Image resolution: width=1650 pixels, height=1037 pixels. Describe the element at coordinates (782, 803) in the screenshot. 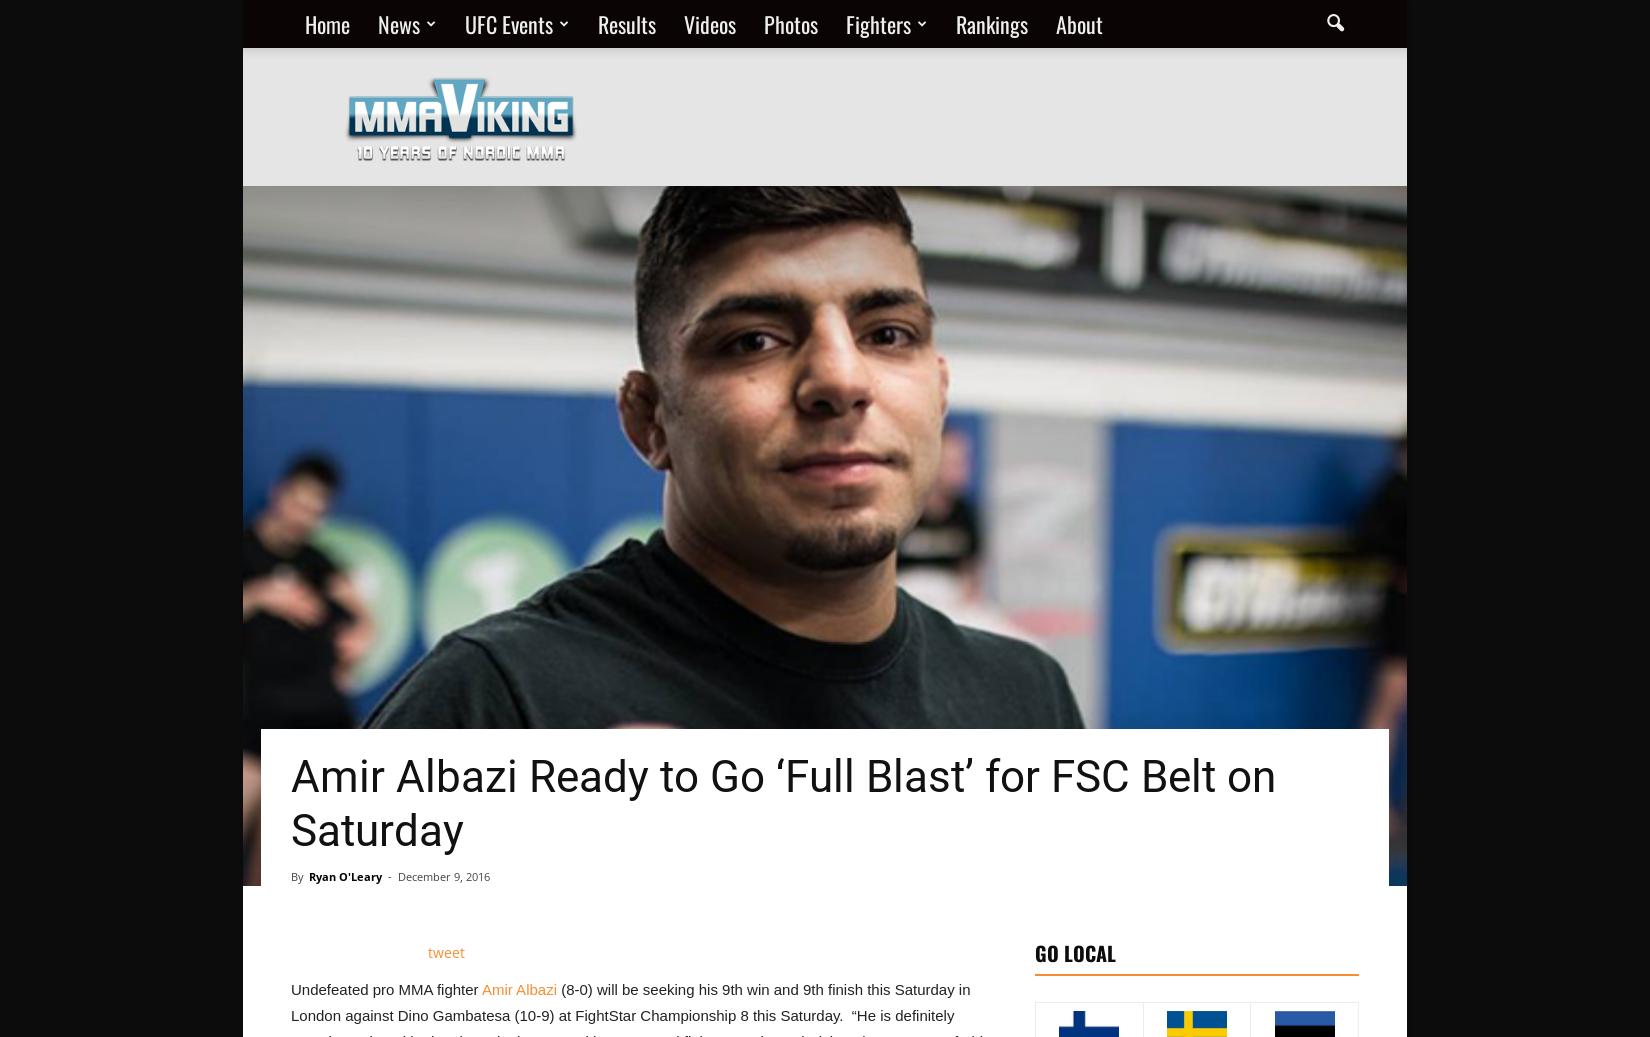

I see `'Amir Albazi Ready to Go ‘Full Blast’ for FSC Belt on Saturday'` at that location.